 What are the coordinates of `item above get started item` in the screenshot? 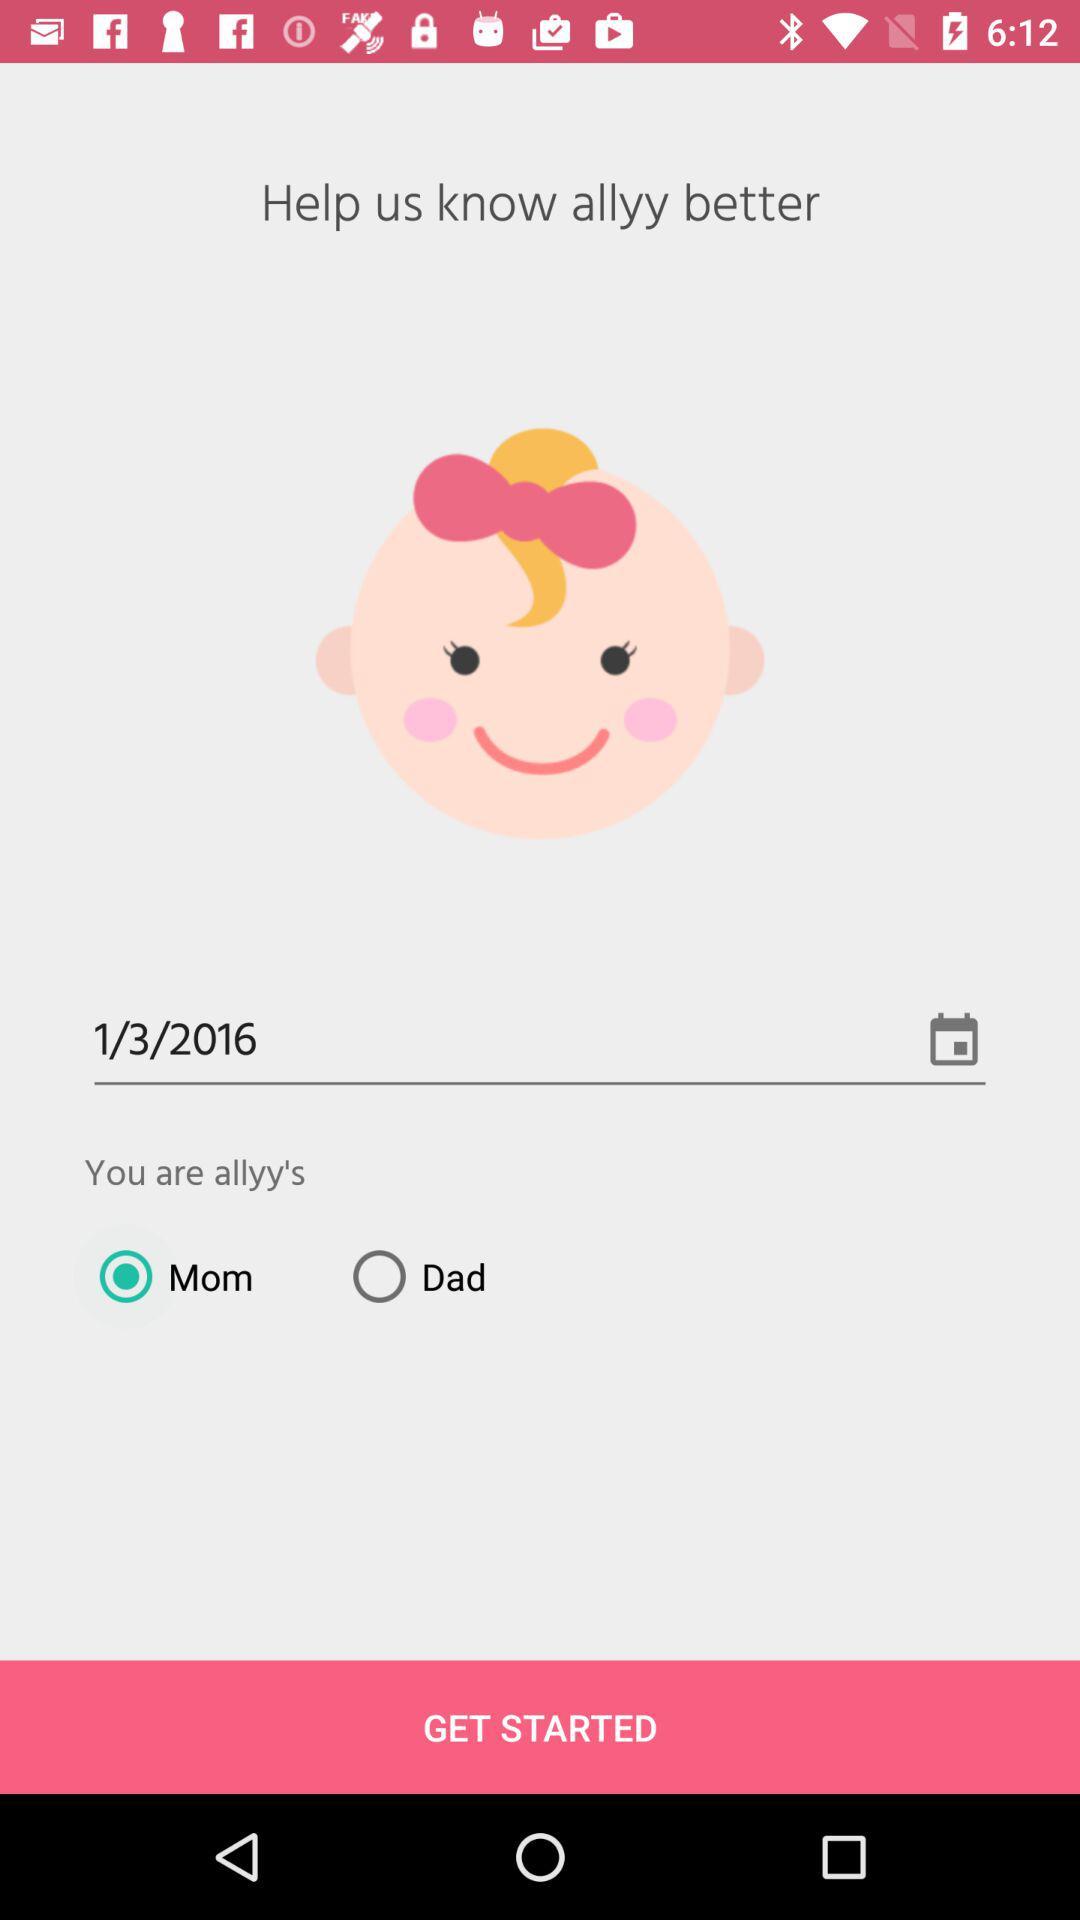 It's located at (411, 1275).